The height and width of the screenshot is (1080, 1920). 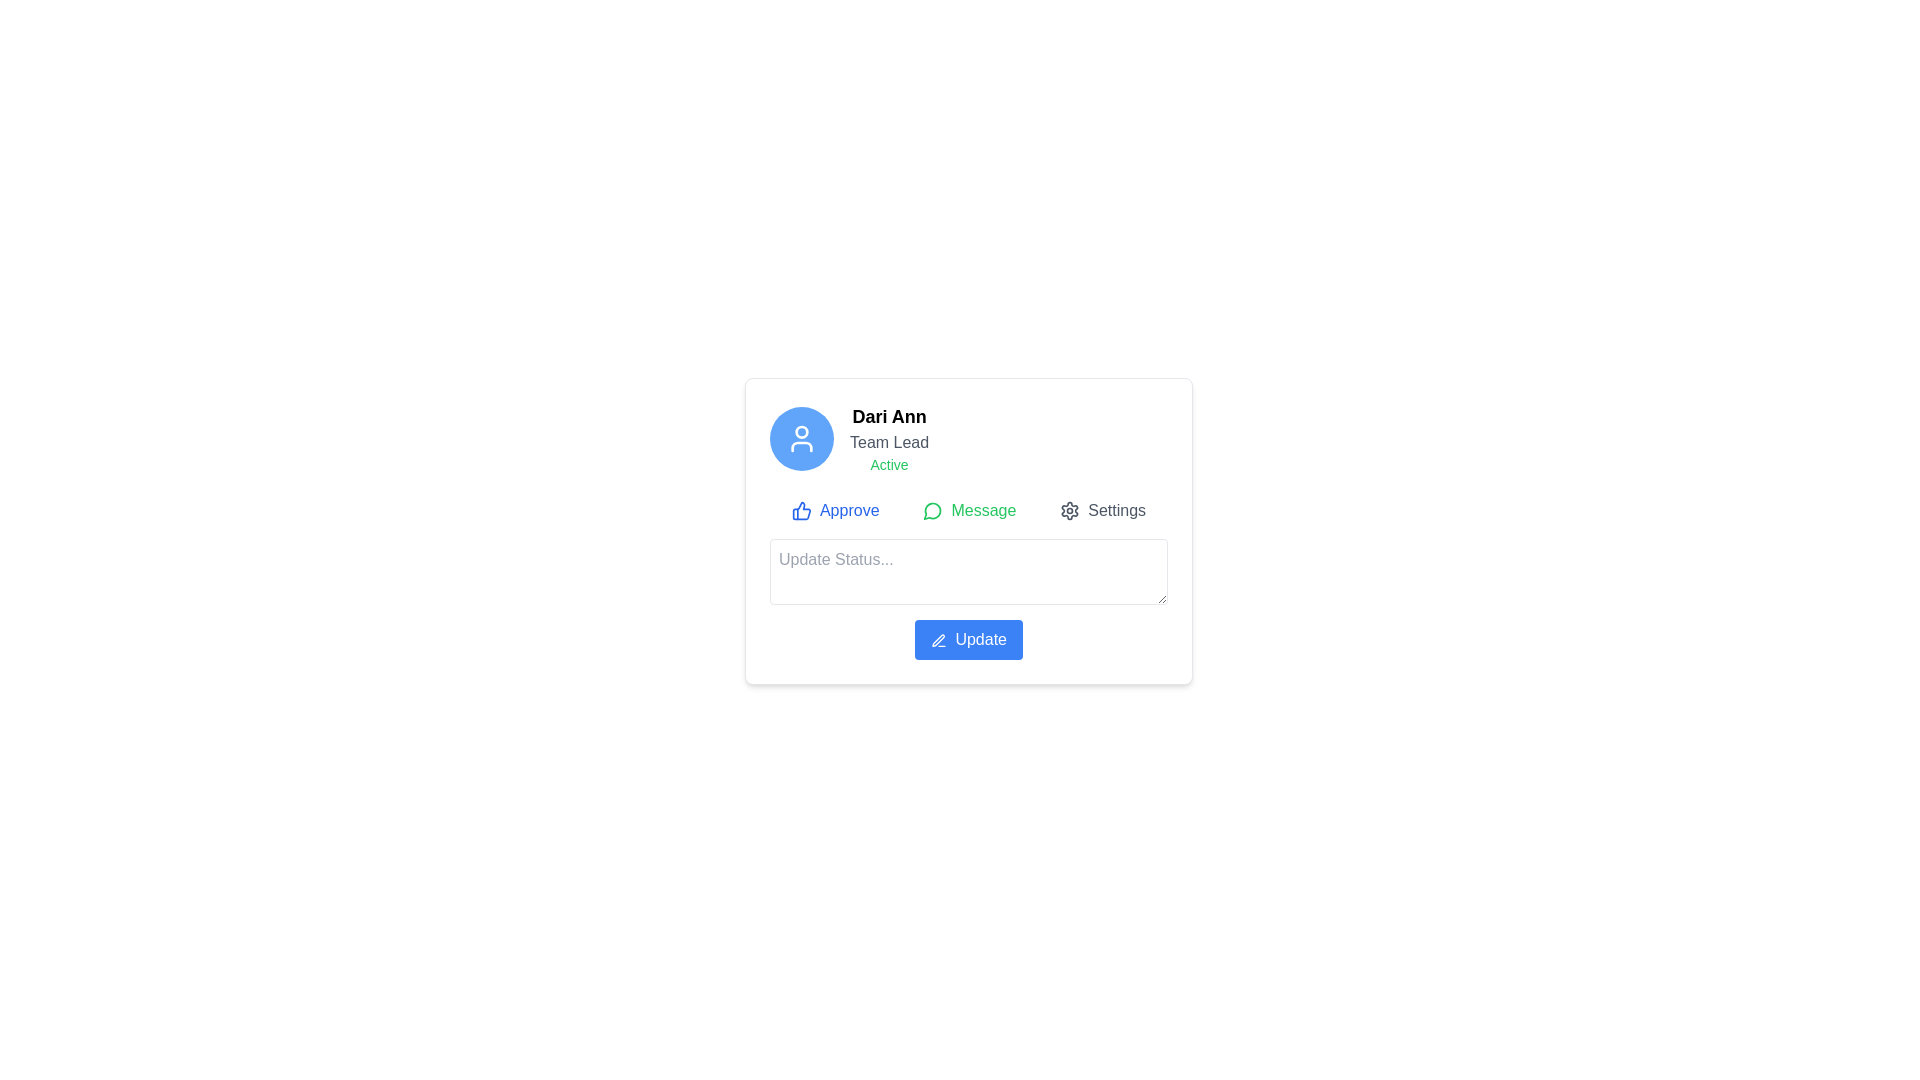 What do you see at coordinates (1102, 509) in the screenshot?
I see `the settings button located at the rightmost side of the interactive options row in the bottom half of the interface` at bounding box center [1102, 509].